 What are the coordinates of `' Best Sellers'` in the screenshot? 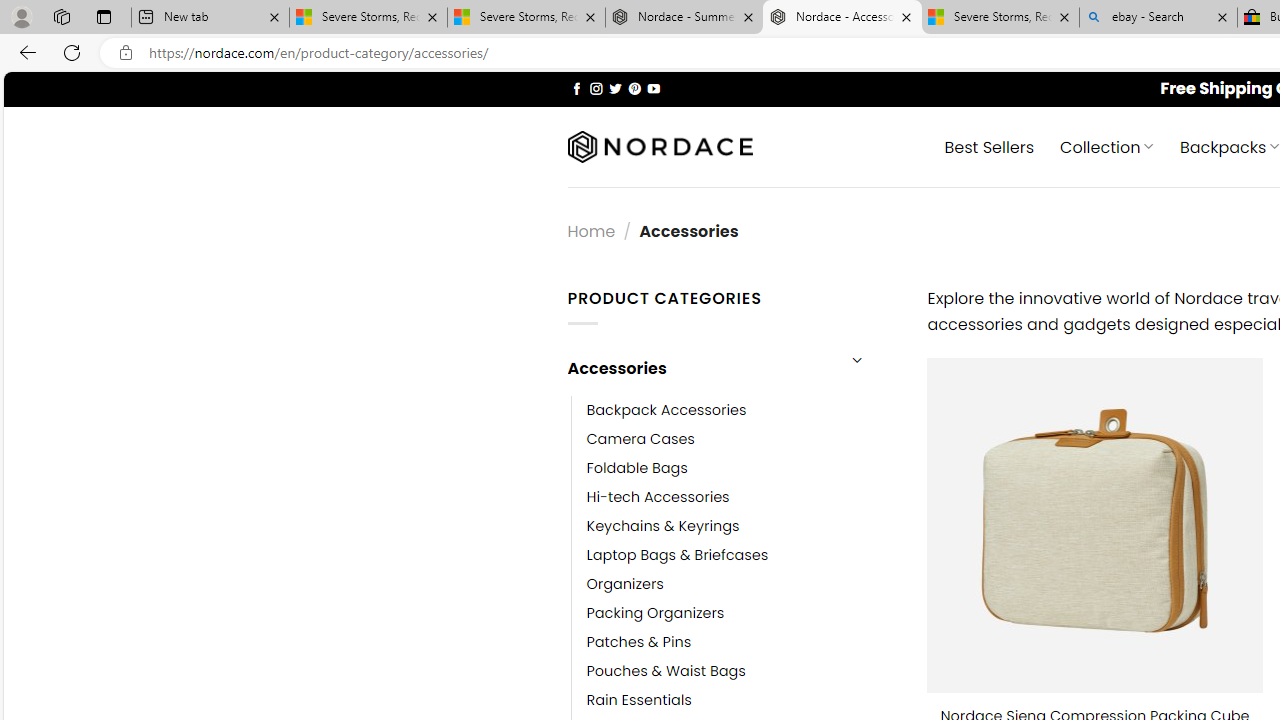 It's located at (990, 145).